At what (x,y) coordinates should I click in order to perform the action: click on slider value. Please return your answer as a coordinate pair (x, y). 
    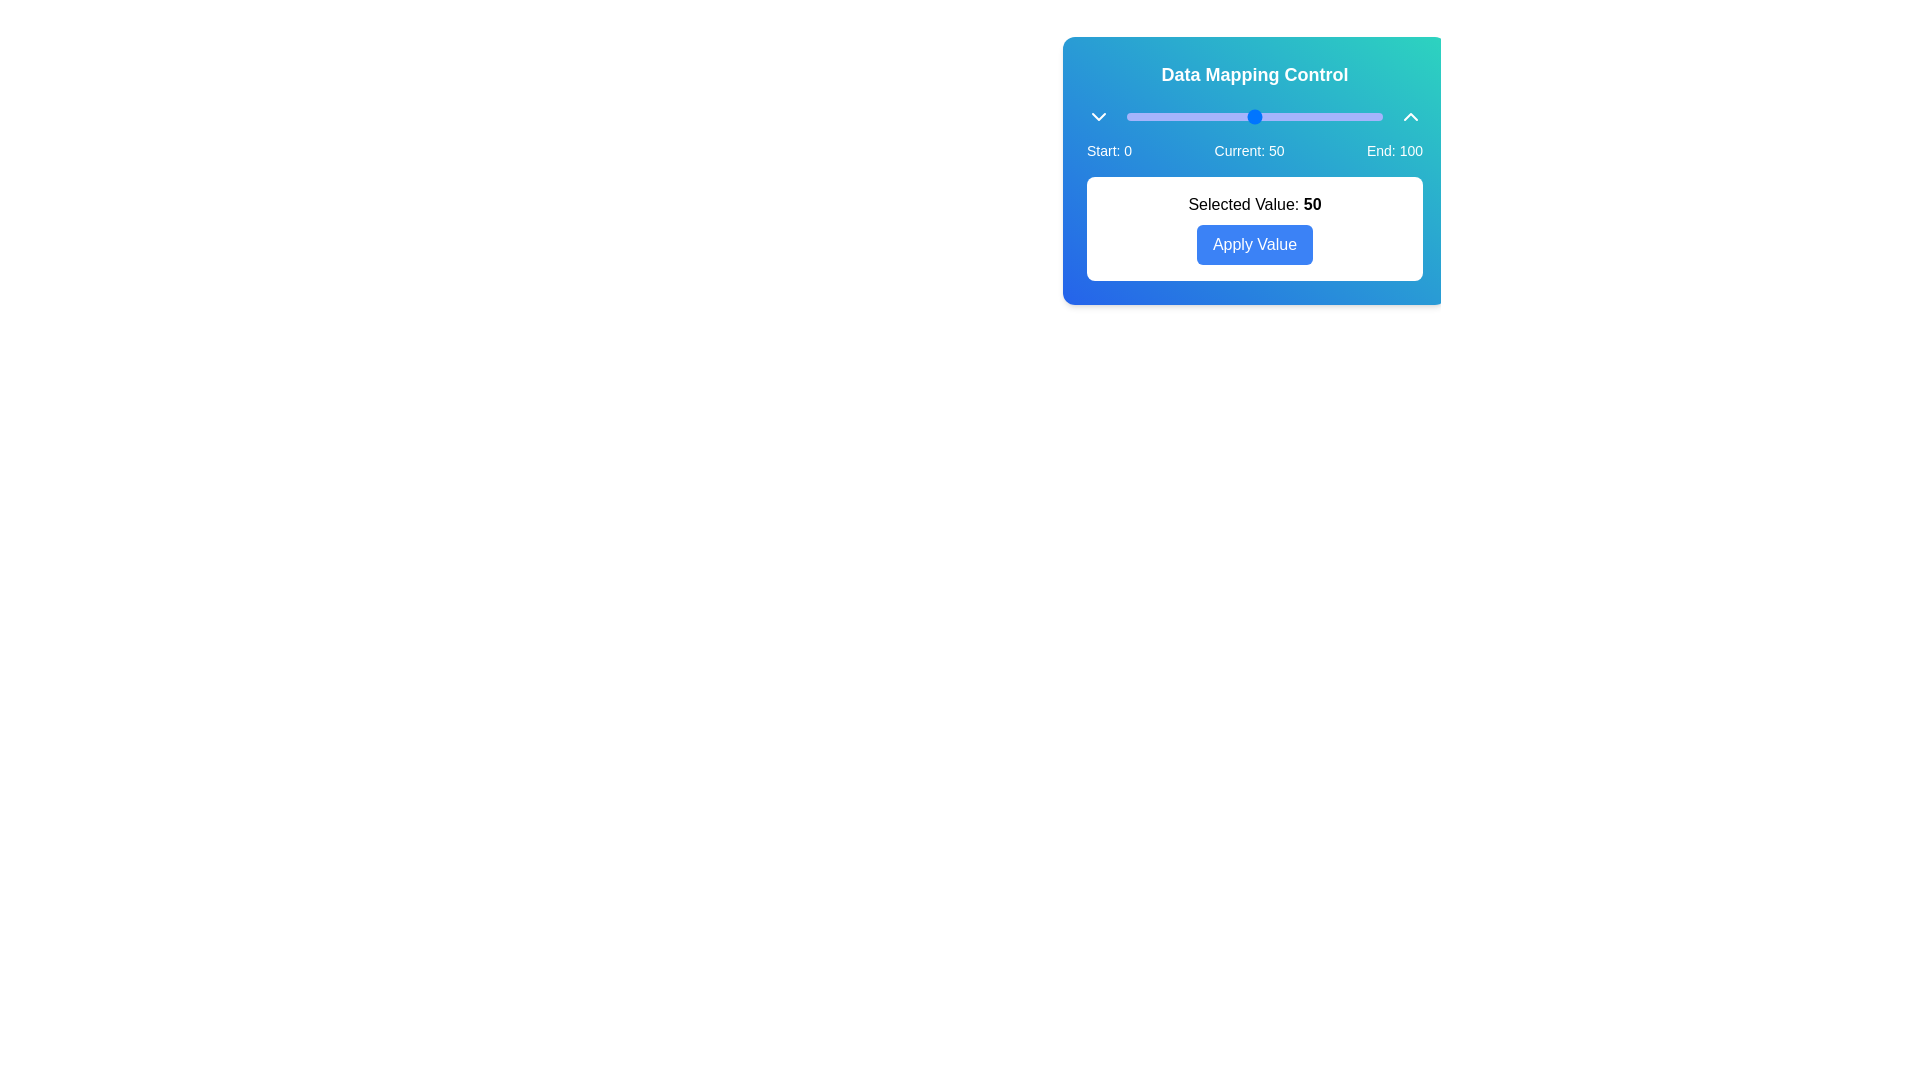
    Looking at the image, I should click on (1139, 112).